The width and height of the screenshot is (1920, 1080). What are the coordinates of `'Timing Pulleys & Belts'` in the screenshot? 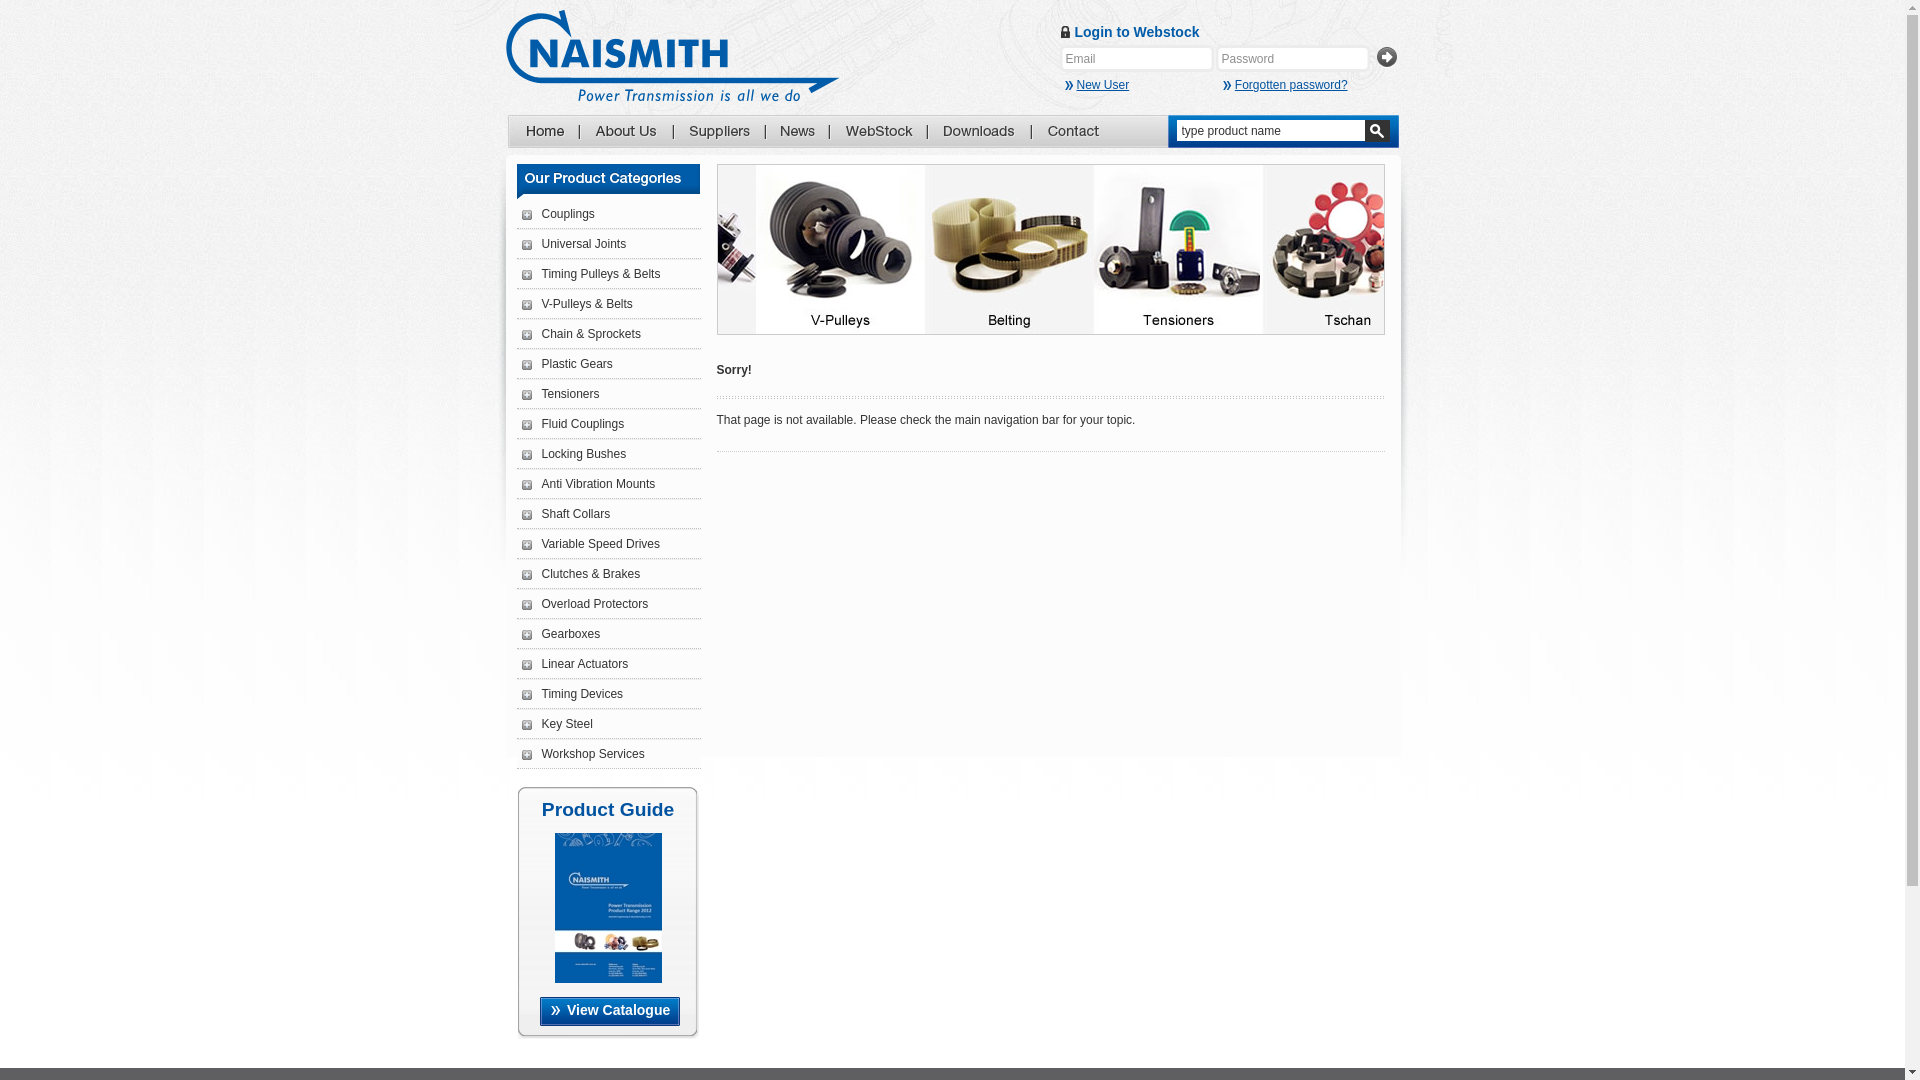 It's located at (590, 273).